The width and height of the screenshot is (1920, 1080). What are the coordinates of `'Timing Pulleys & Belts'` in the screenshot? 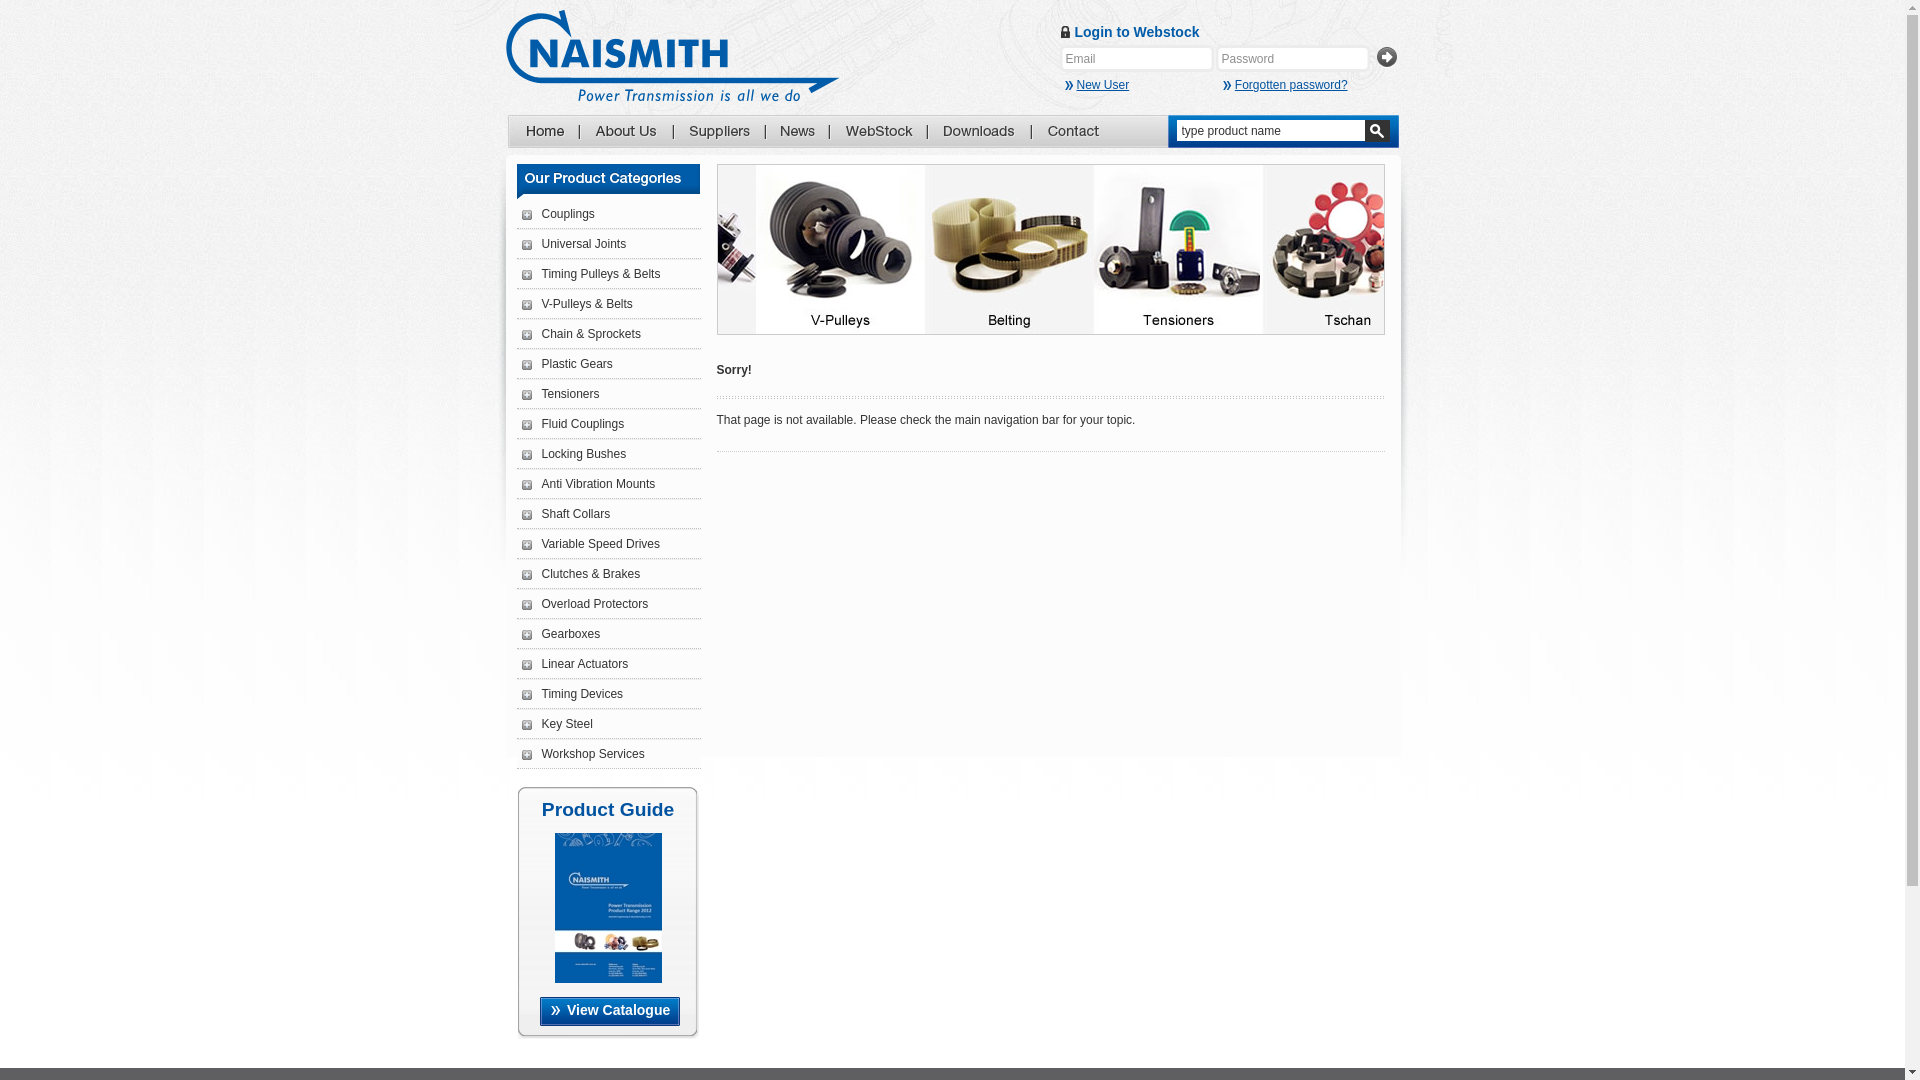 It's located at (590, 273).